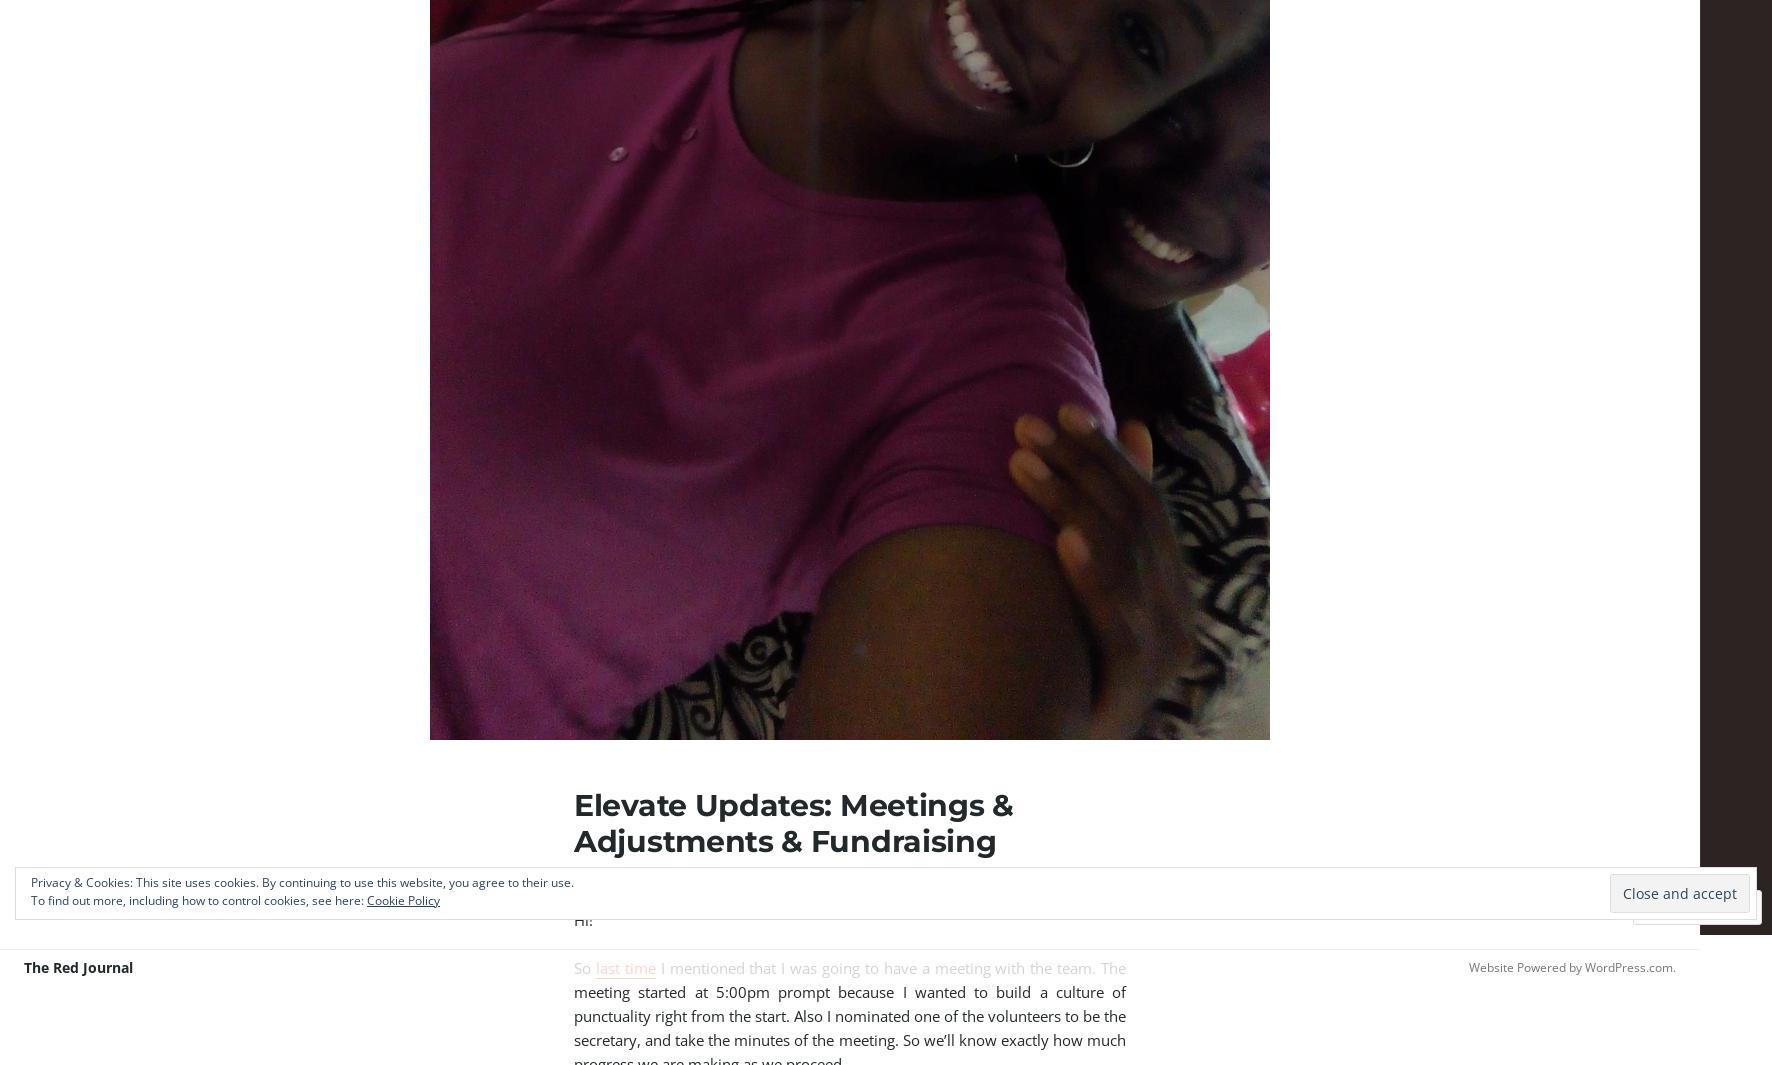  I want to click on 'Elevate Updates: Meetings & Adjustments & Fundraising', so click(793, 823).